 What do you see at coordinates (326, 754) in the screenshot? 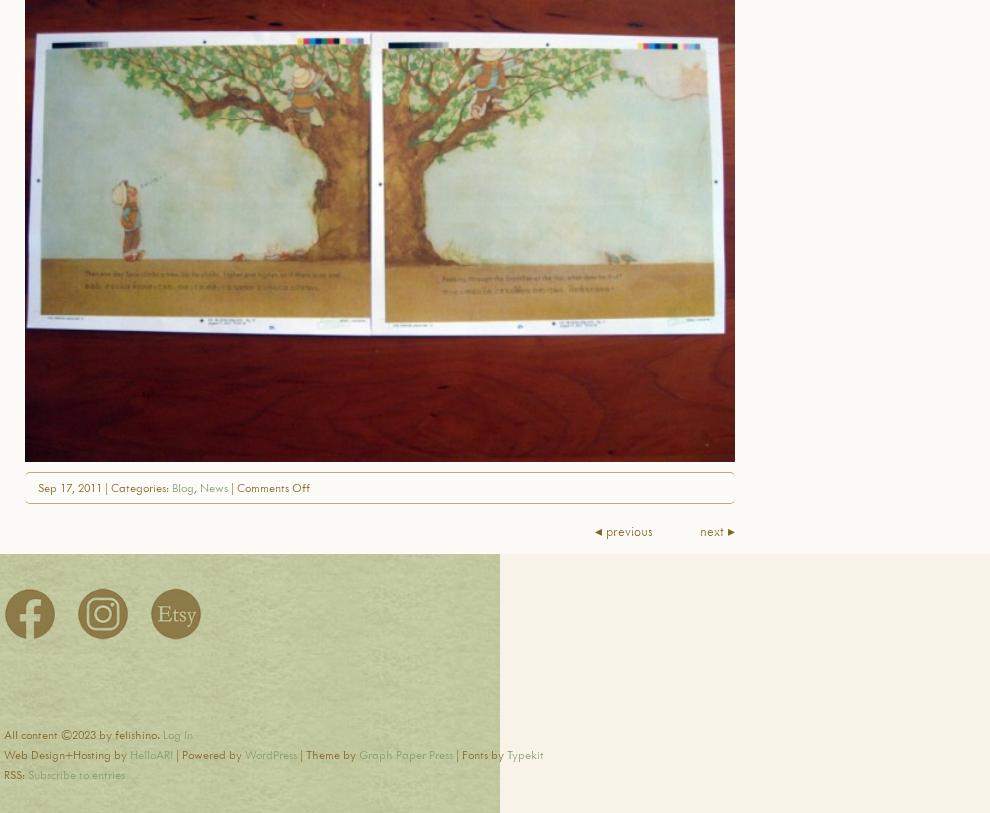
I see `'| 
        Theme by'` at bounding box center [326, 754].